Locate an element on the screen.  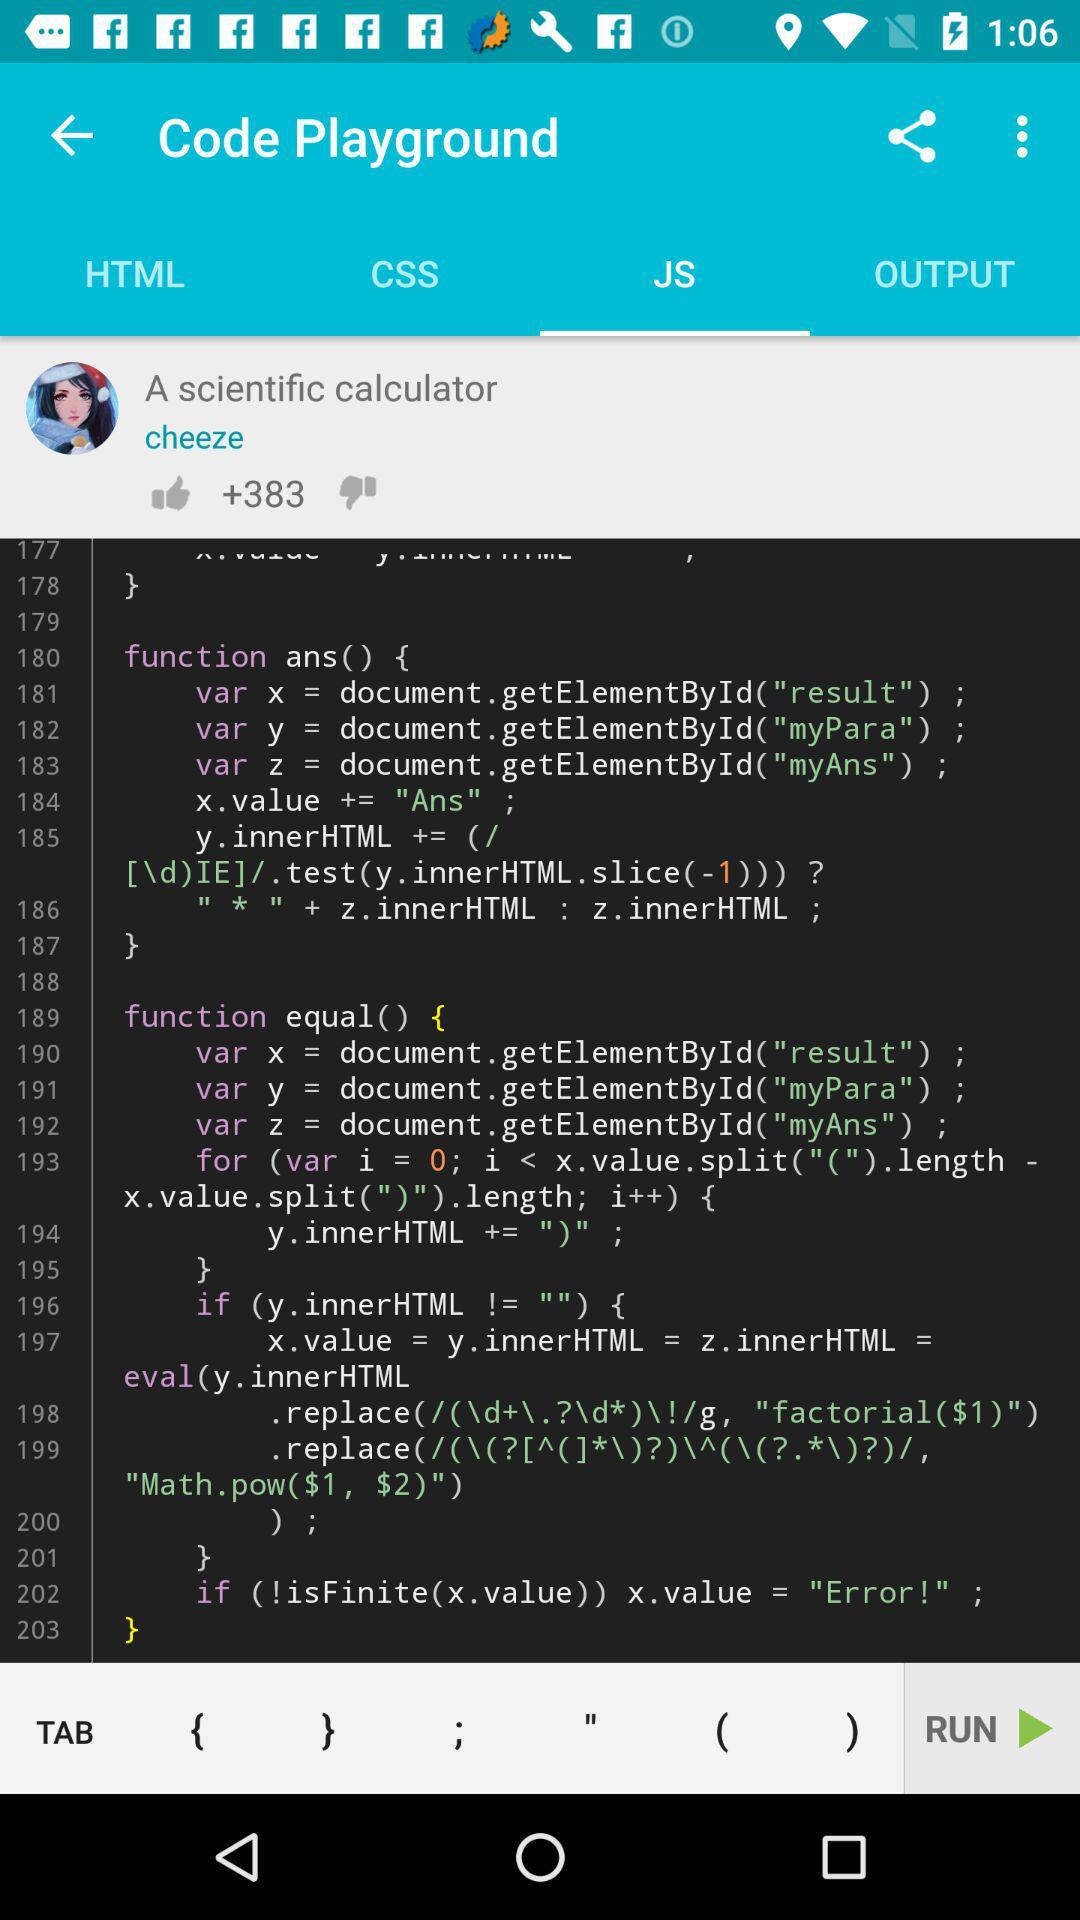
item to the left of } item is located at coordinates (196, 1727).